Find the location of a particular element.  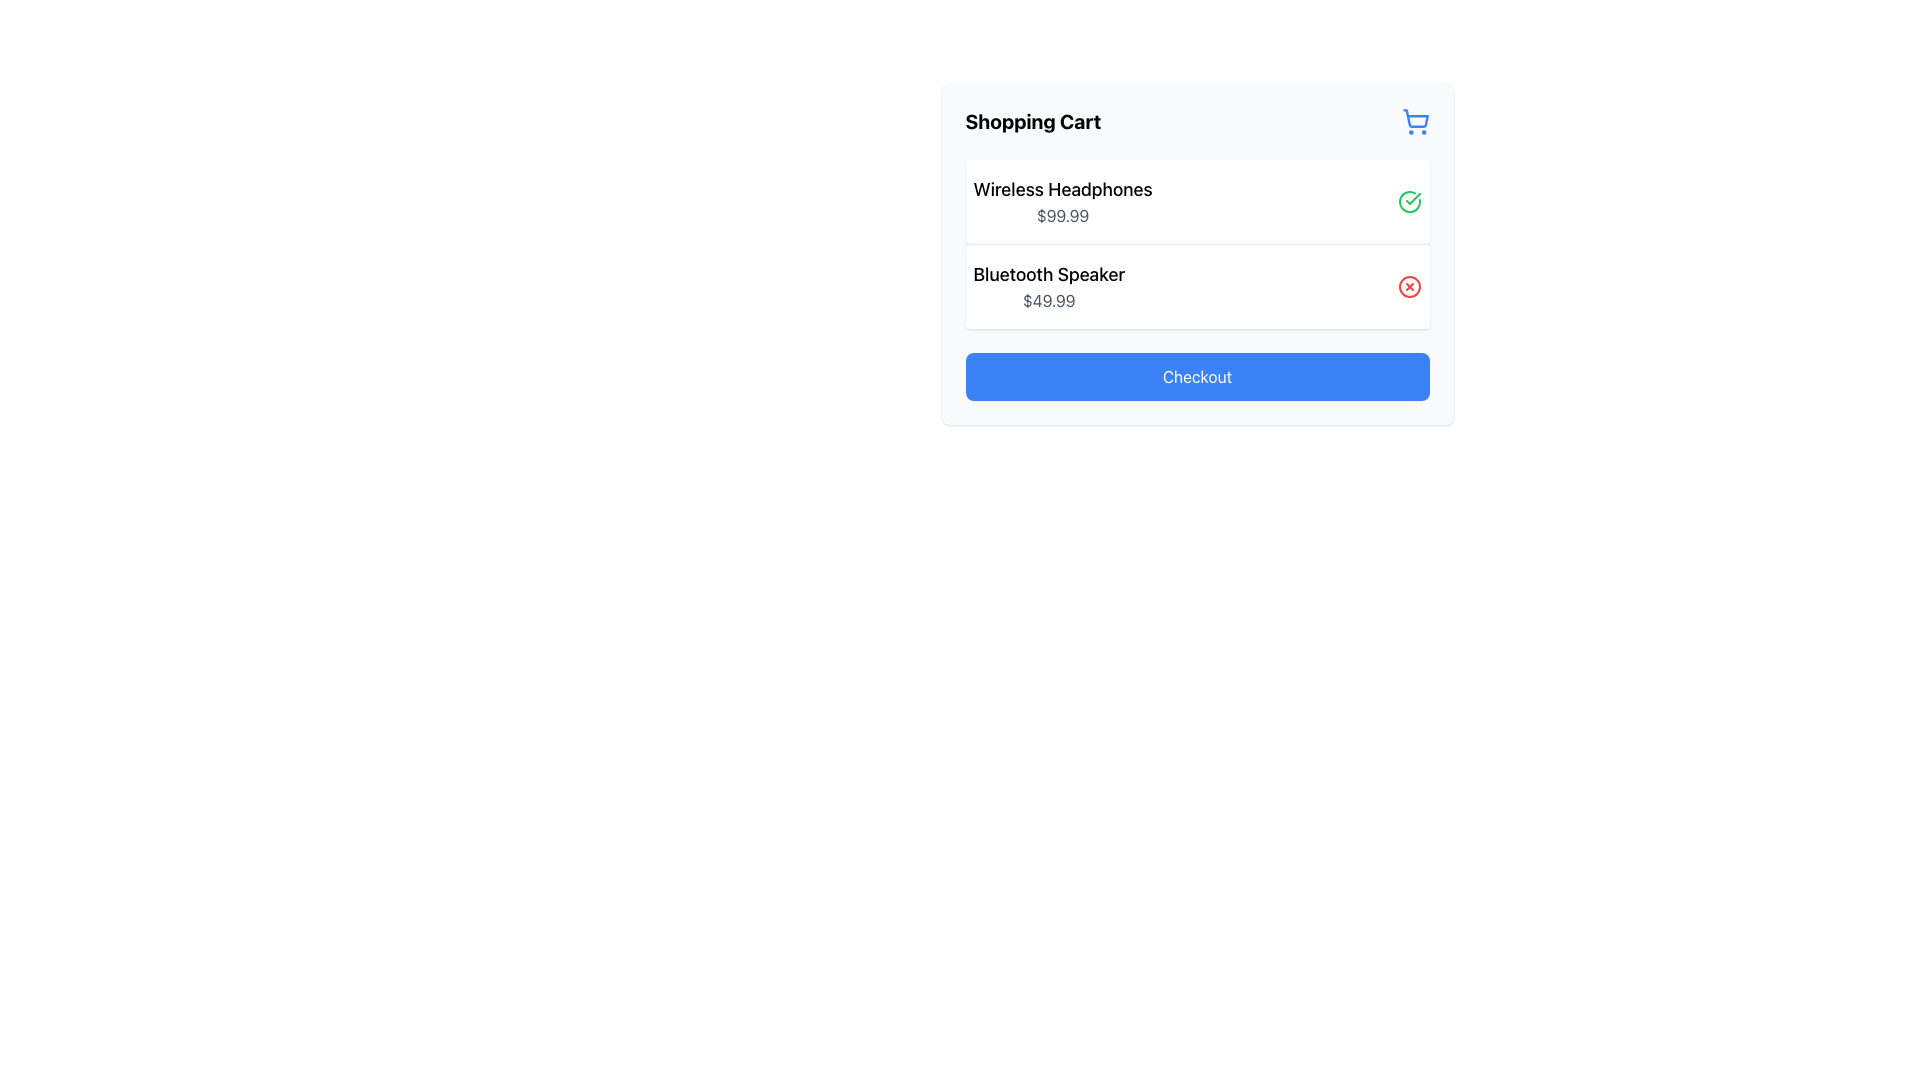

the static text label displaying the price '$99.99', which is styled in light gray and positioned under the 'Wireless Headphones' title is located at coordinates (1062, 216).